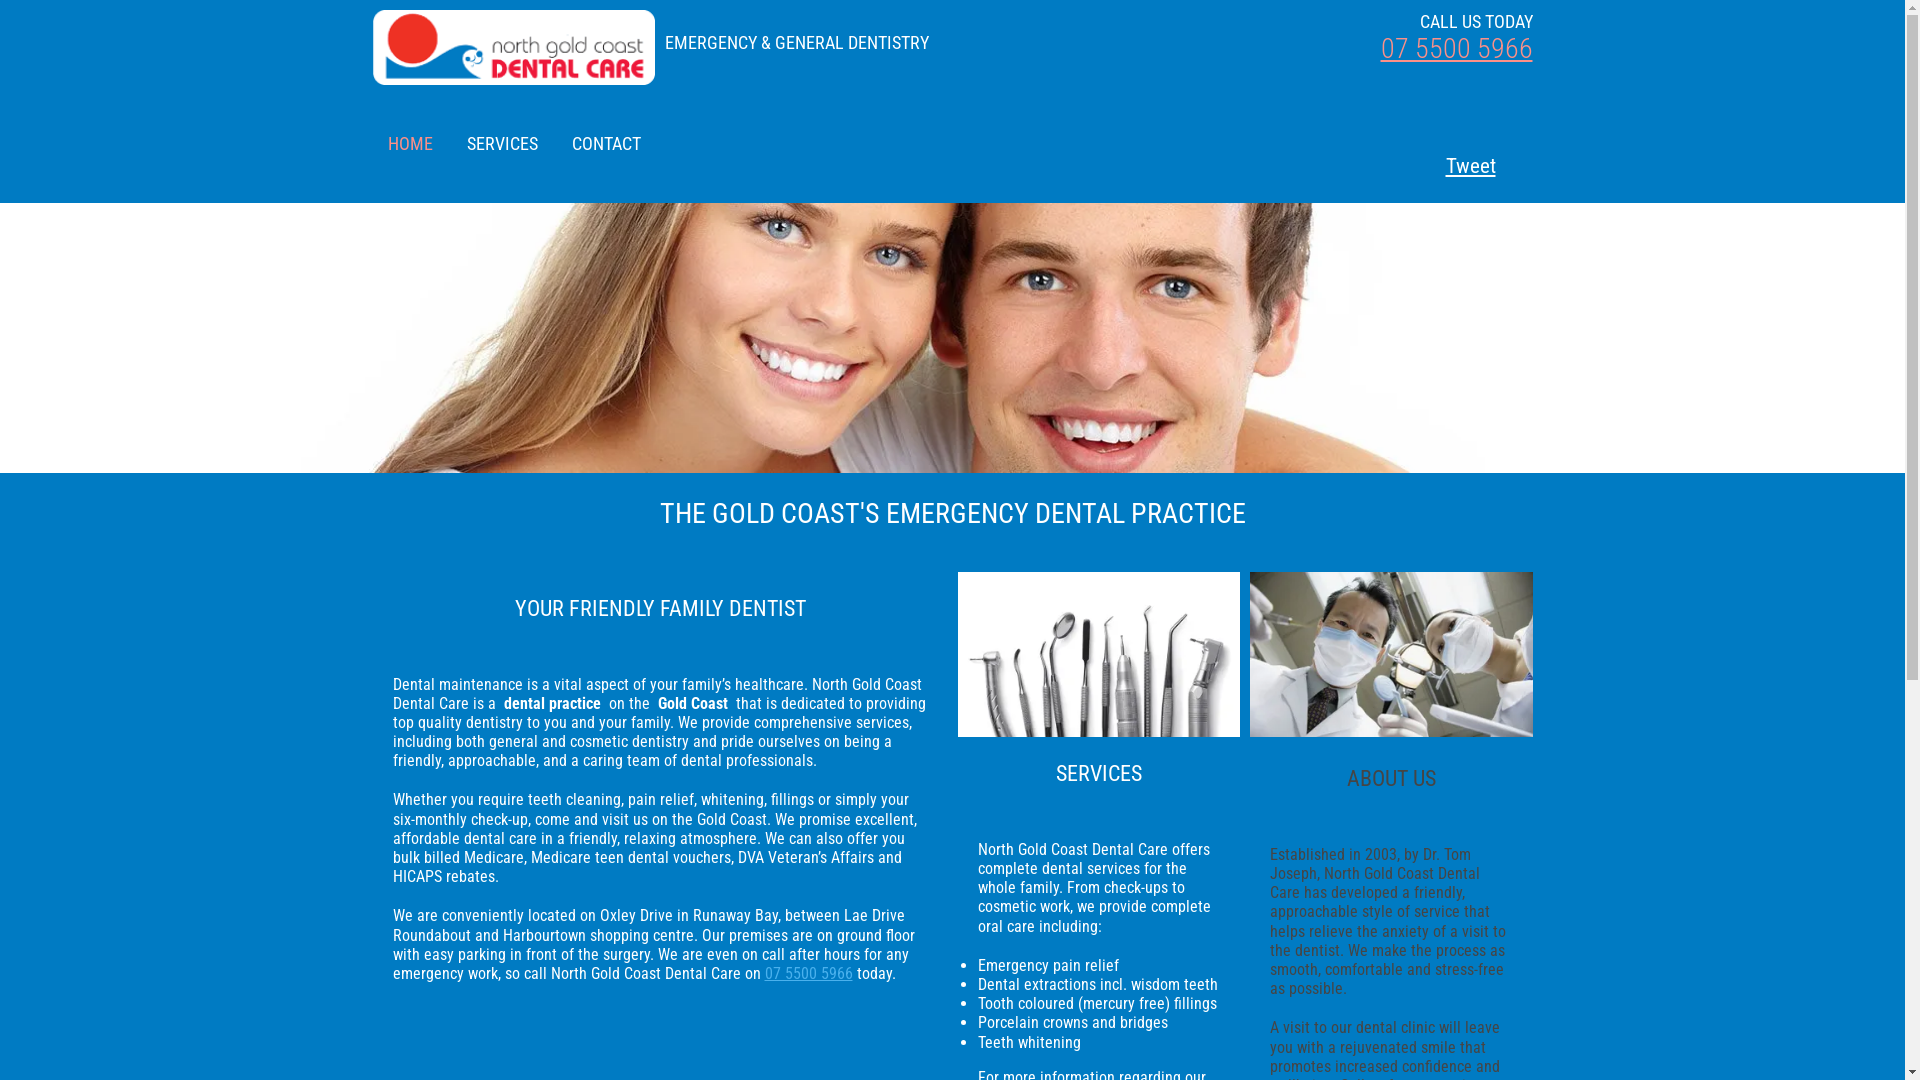 Image resolution: width=1920 pixels, height=1080 pixels. What do you see at coordinates (1248, 654) in the screenshot?
I see `'two-dentist-general-check'` at bounding box center [1248, 654].